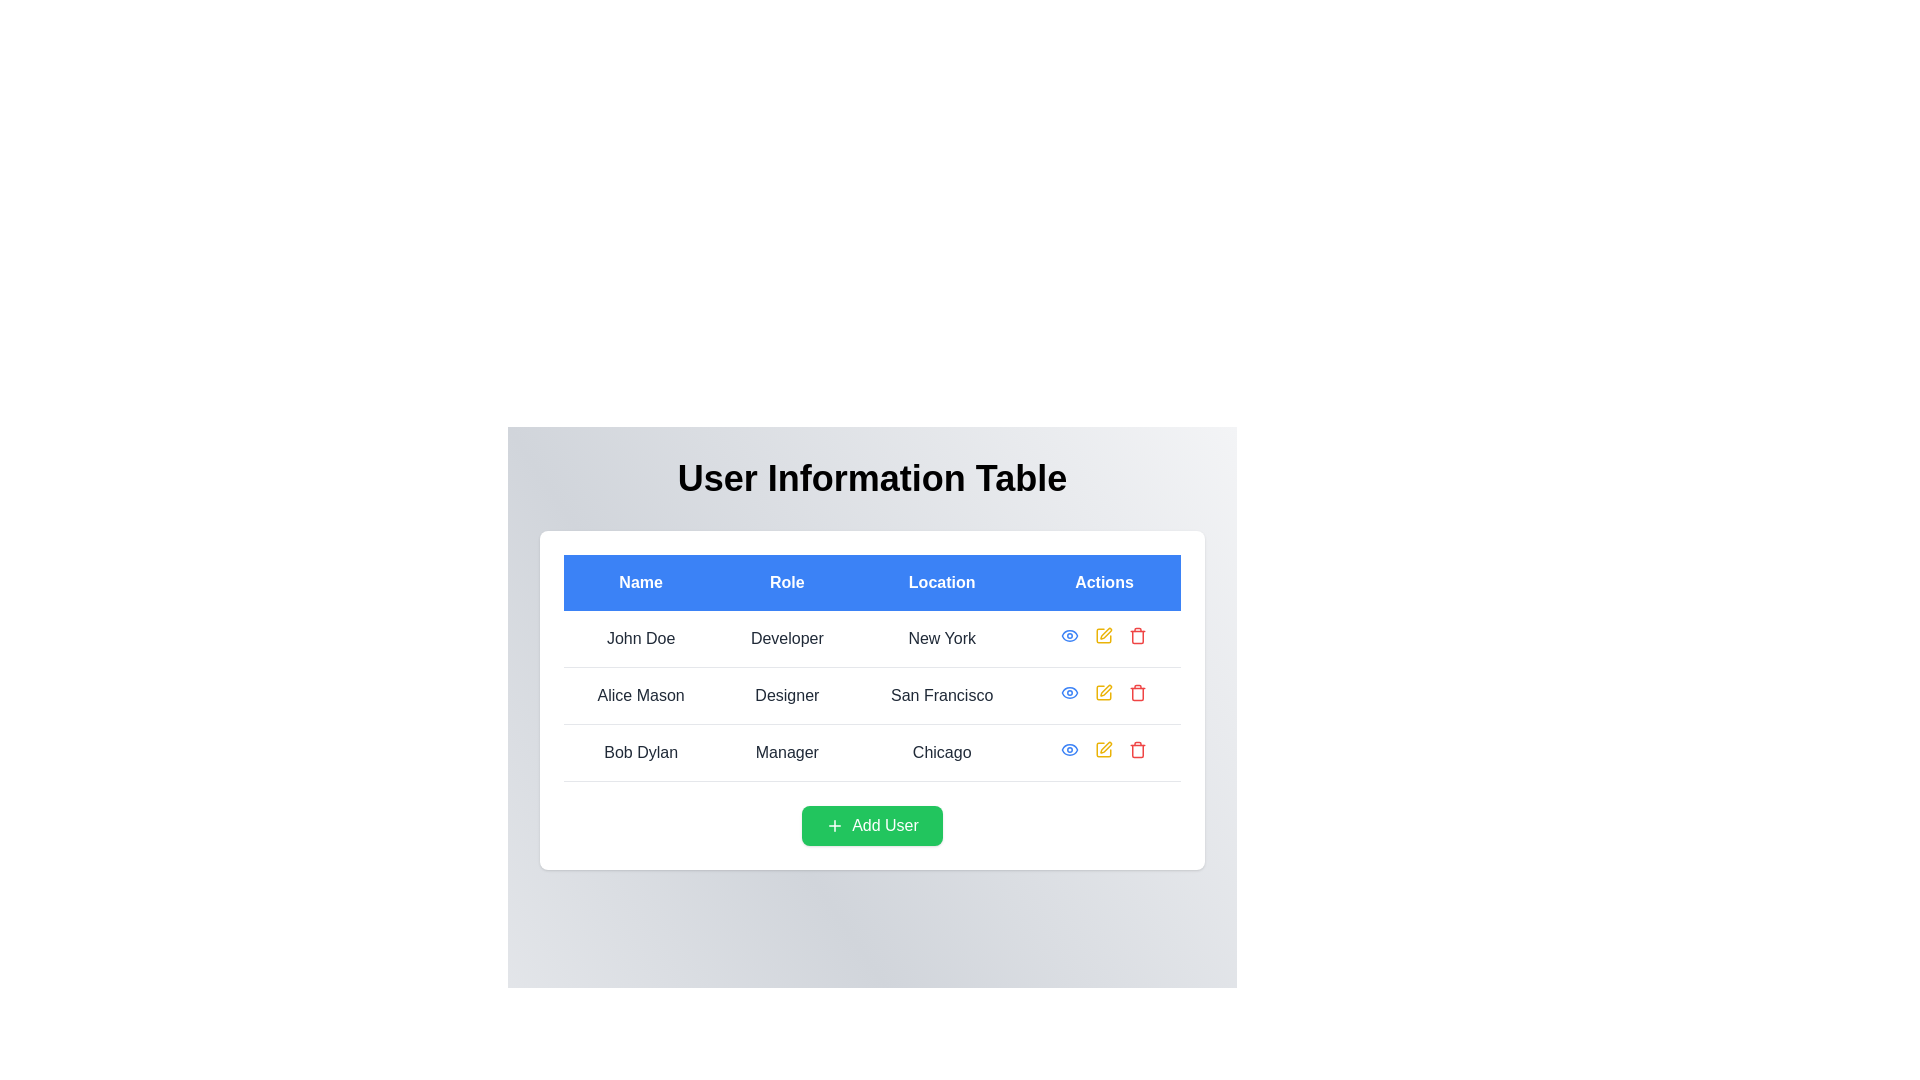  What do you see at coordinates (641, 582) in the screenshot?
I see `text displayed in the Table Header labeled 'Name', which is centered in a blue rectangular background` at bounding box center [641, 582].